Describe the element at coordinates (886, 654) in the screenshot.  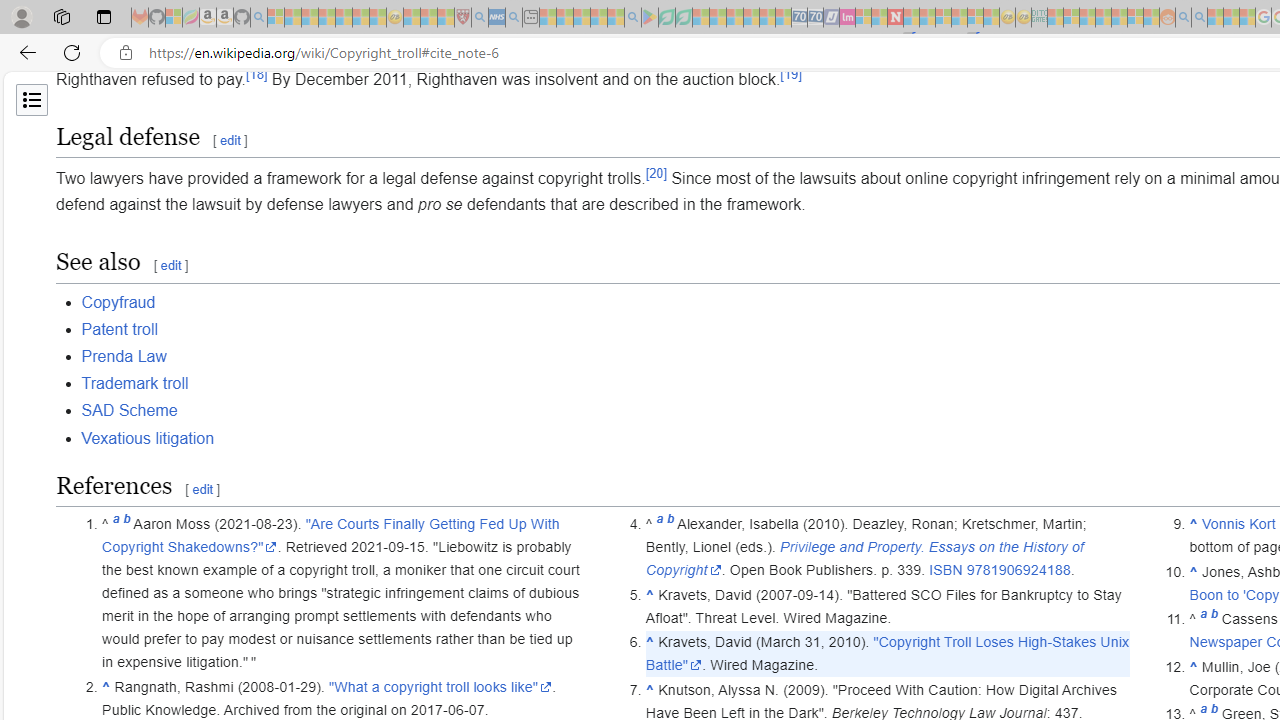
I see `'"Copyright Troll Loses High-Stakes Unix Battle"'` at that location.